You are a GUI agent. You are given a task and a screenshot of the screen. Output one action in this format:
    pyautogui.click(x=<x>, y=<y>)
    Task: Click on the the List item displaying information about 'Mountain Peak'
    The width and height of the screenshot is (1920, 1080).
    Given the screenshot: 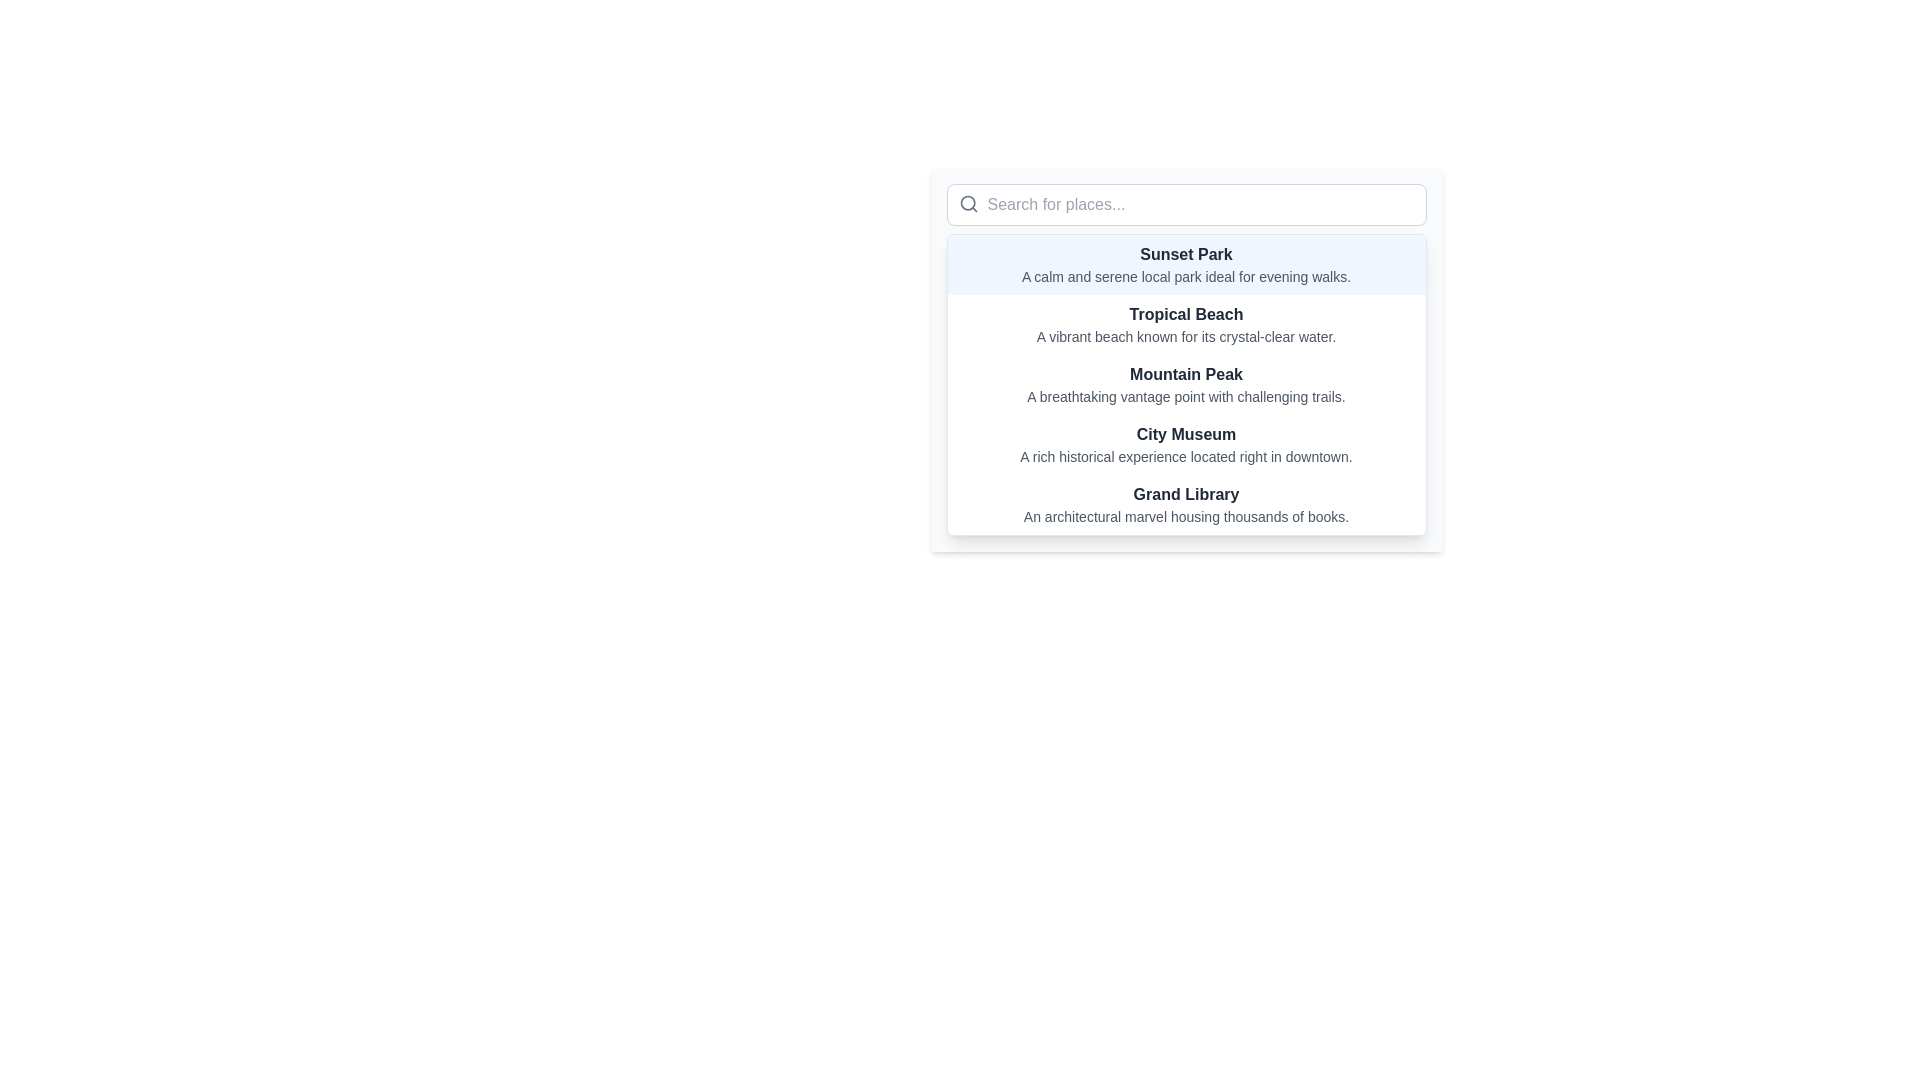 What is the action you would take?
    pyautogui.click(x=1186, y=358)
    